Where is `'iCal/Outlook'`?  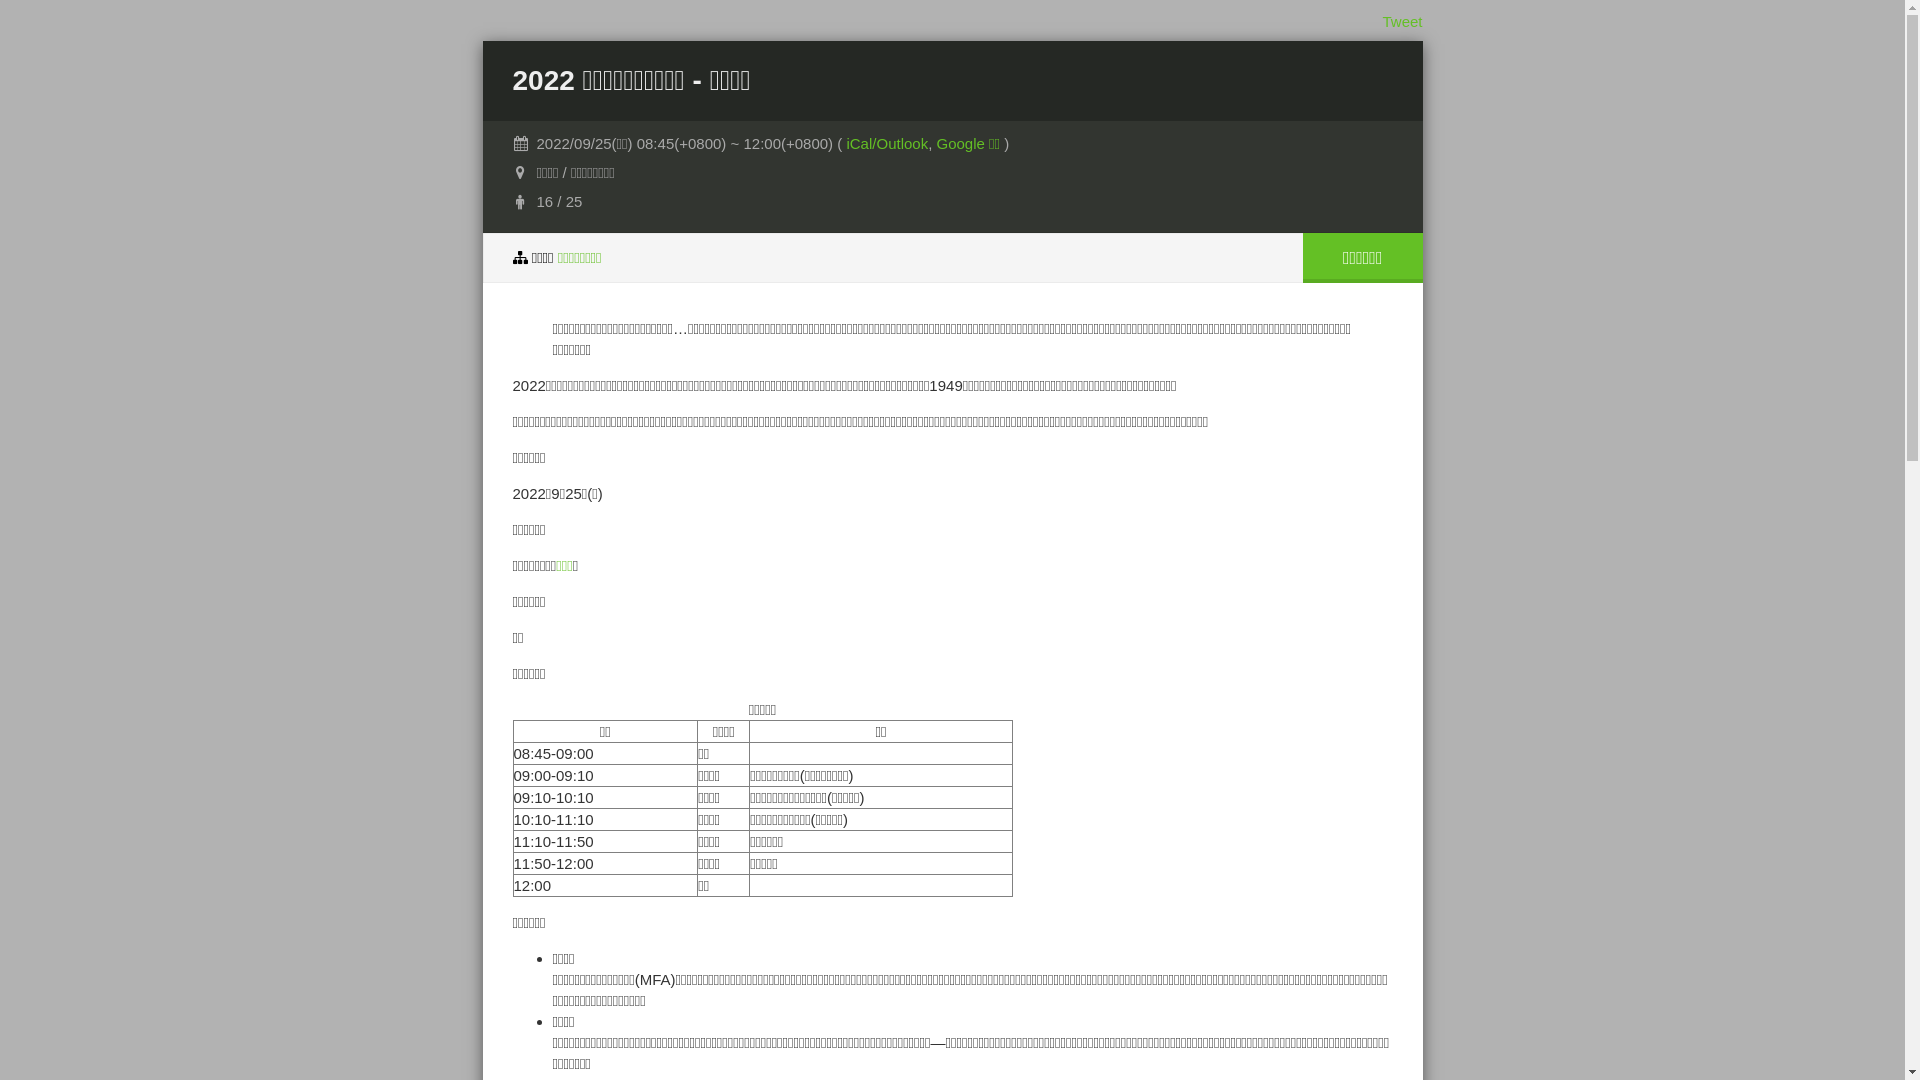
'iCal/Outlook' is located at coordinates (886, 142).